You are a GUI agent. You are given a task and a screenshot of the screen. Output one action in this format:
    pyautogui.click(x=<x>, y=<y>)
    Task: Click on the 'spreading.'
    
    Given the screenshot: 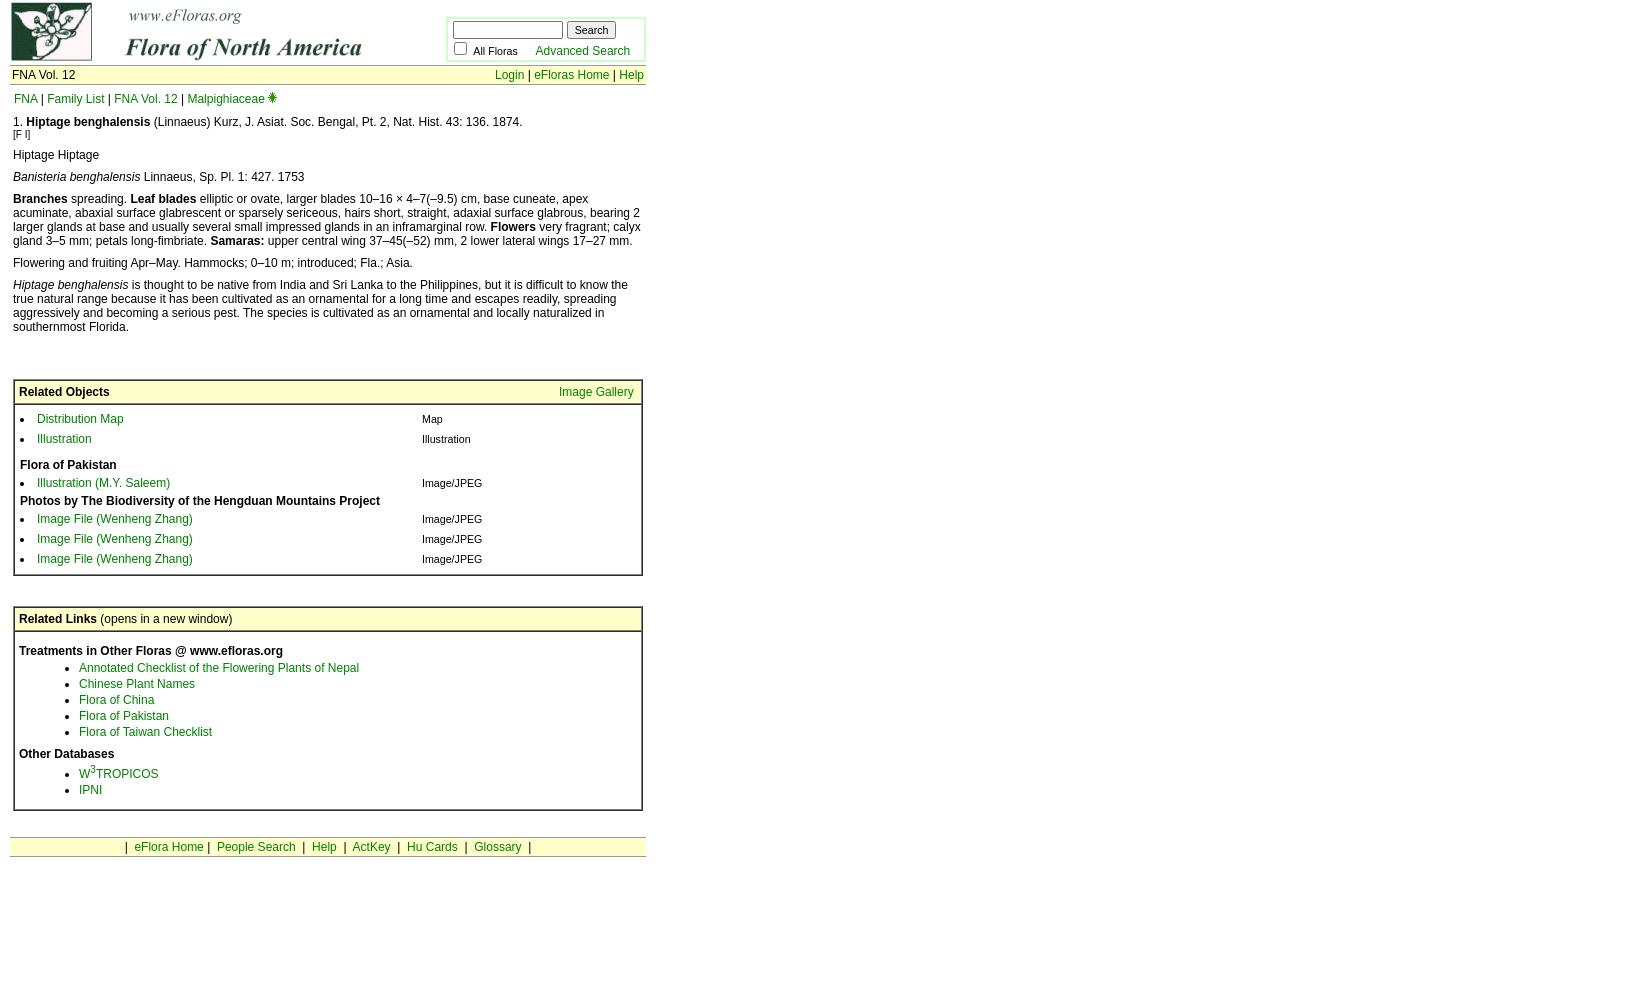 What is the action you would take?
    pyautogui.click(x=98, y=198)
    